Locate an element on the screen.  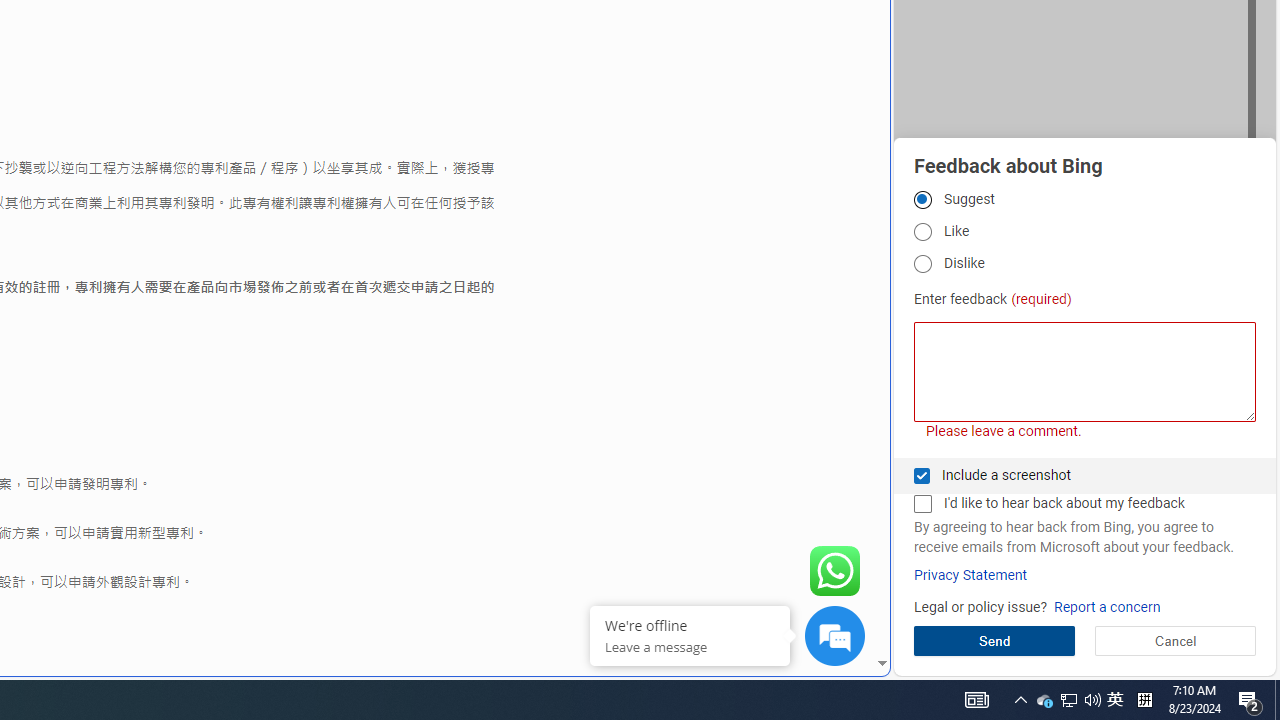
'Like' is located at coordinates (921, 231).